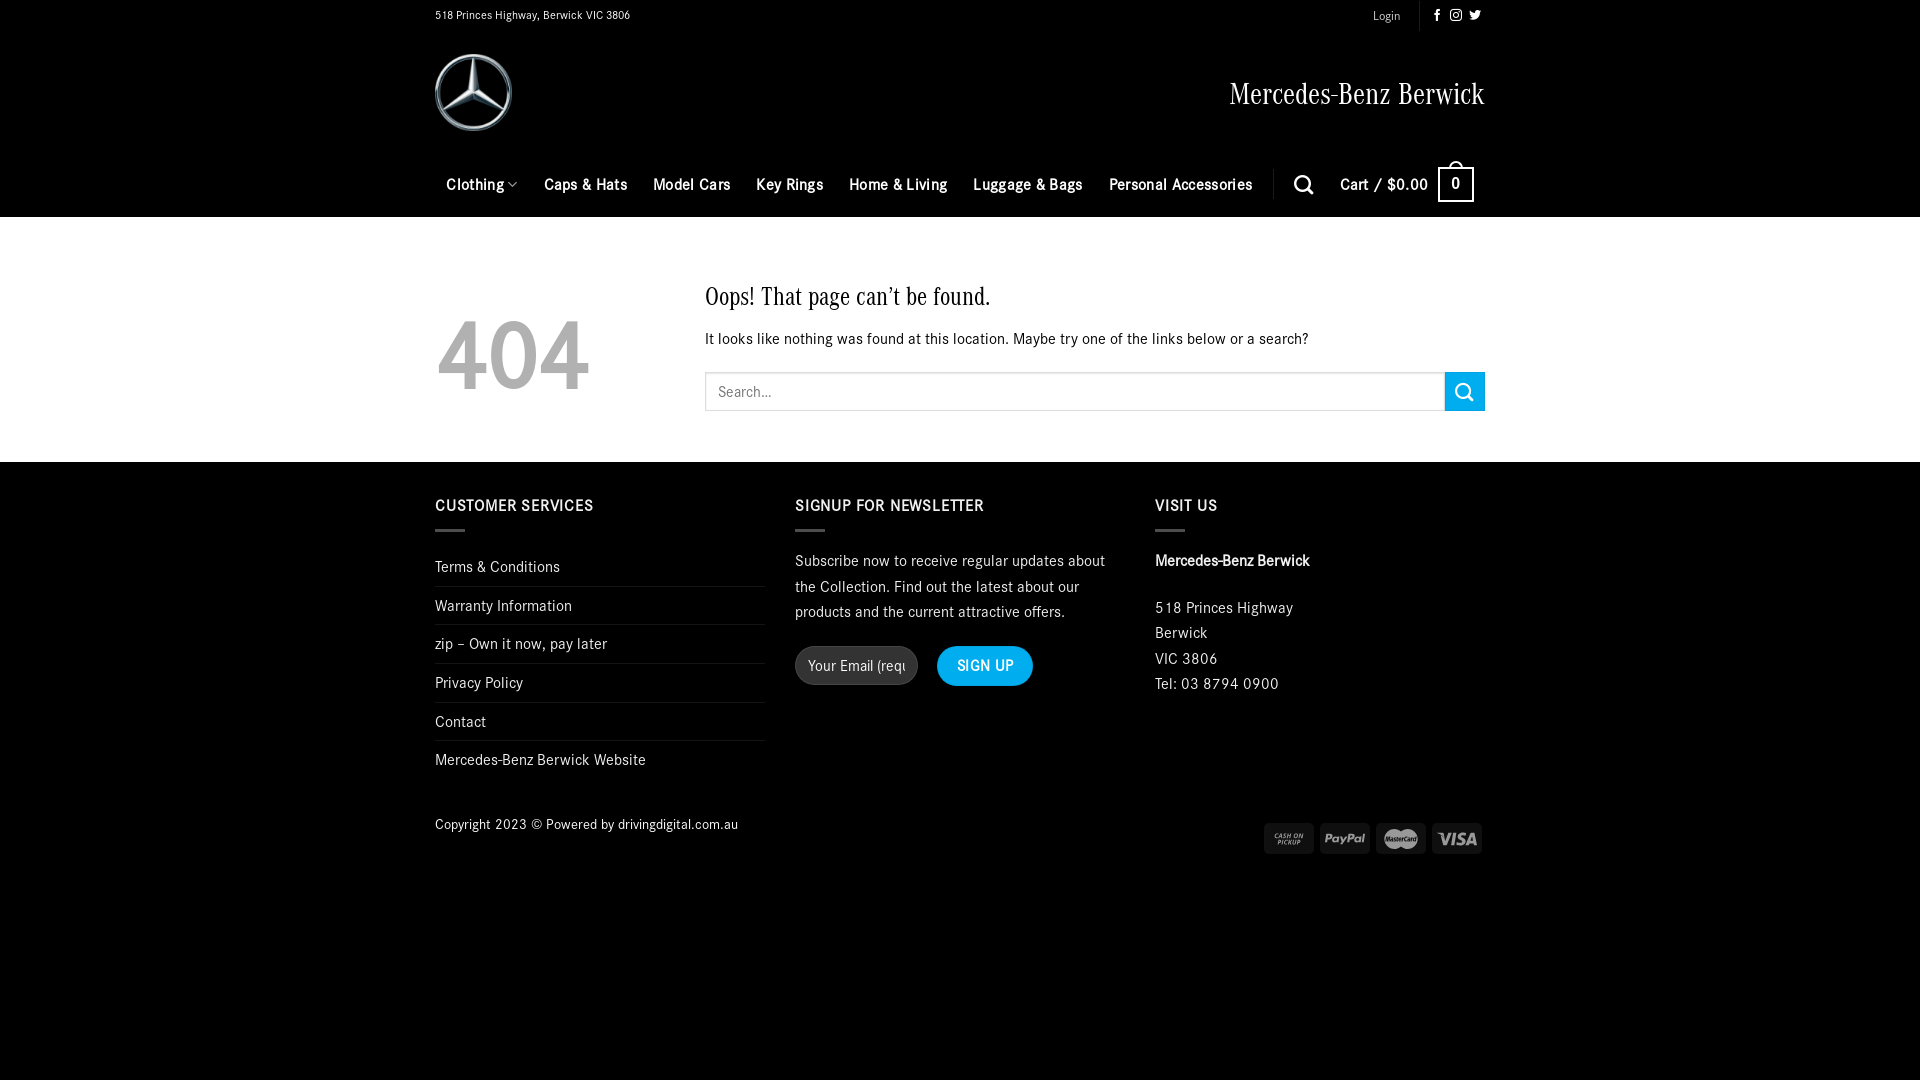 The height and width of the screenshot is (1080, 1920). I want to click on 'Warranty Information', so click(503, 604).